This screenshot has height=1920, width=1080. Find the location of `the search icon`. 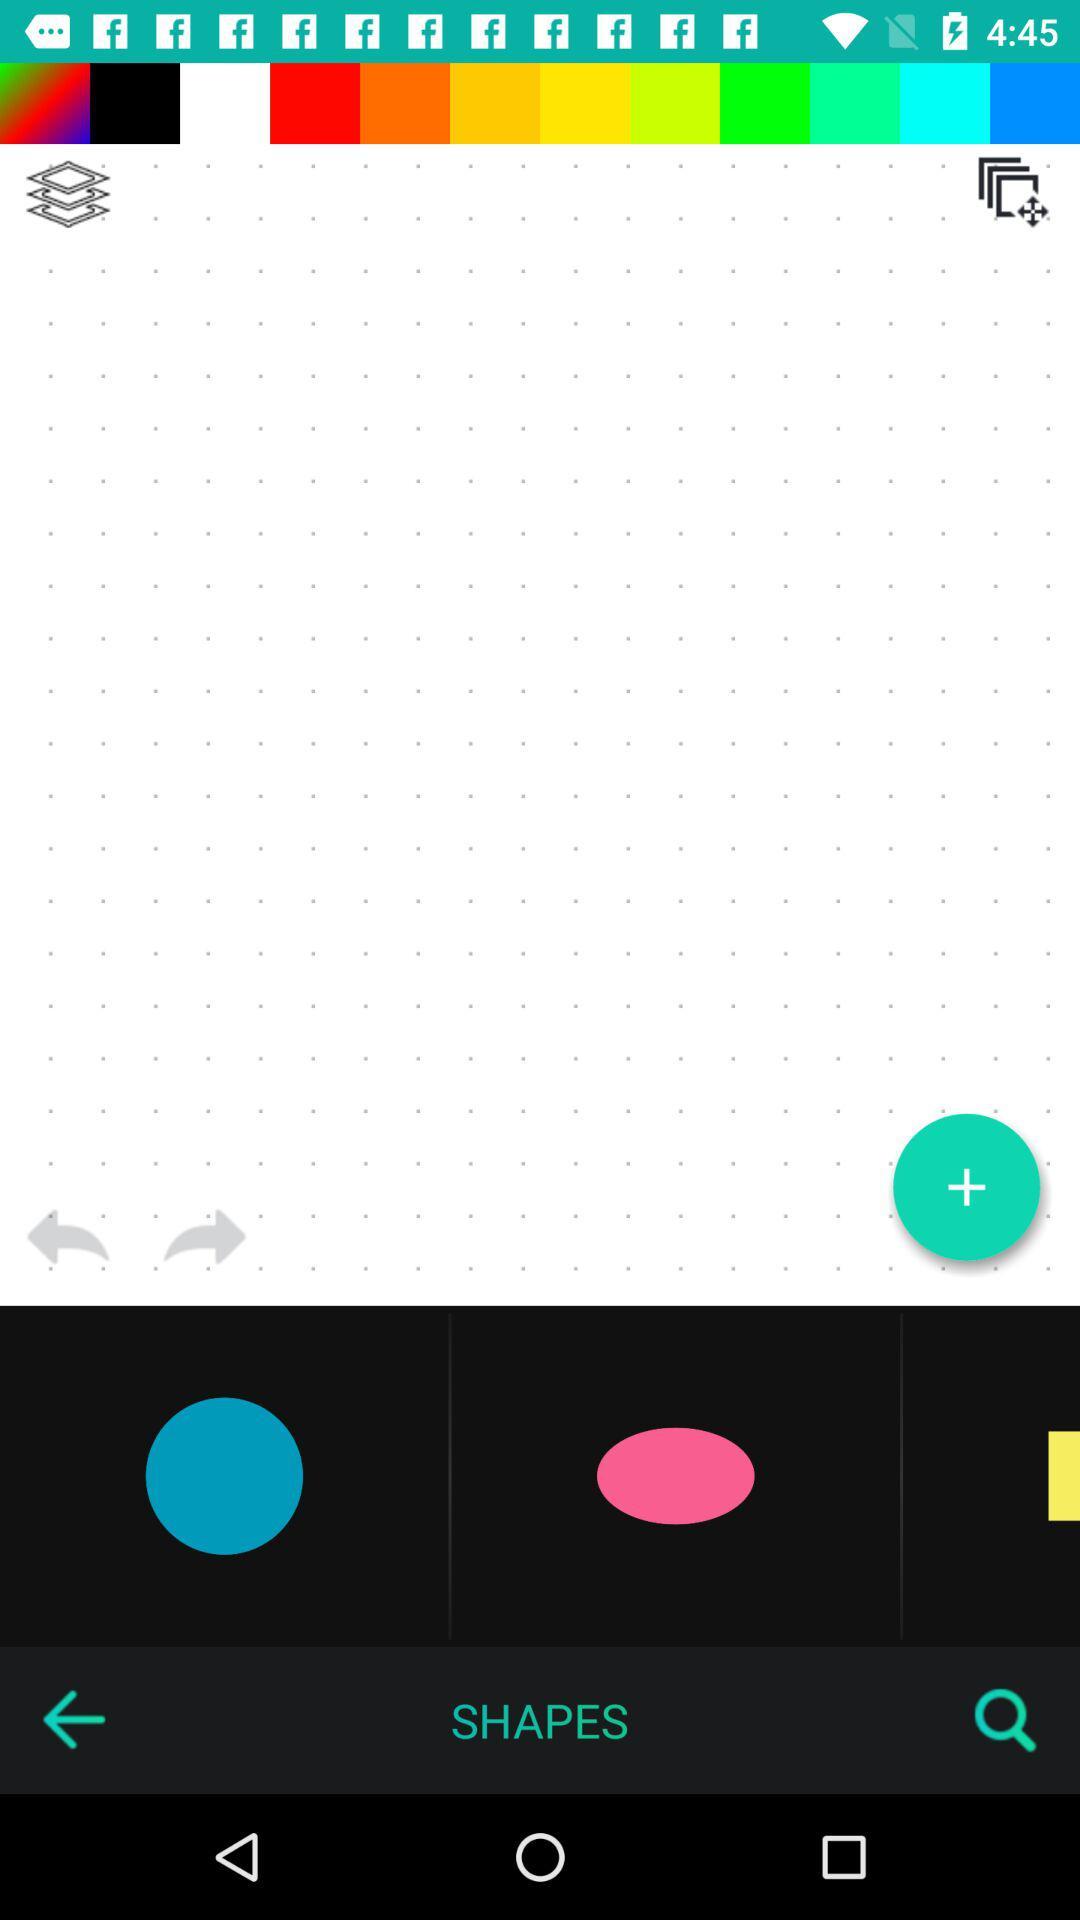

the search icon is located at coordinates (1006, 1719).